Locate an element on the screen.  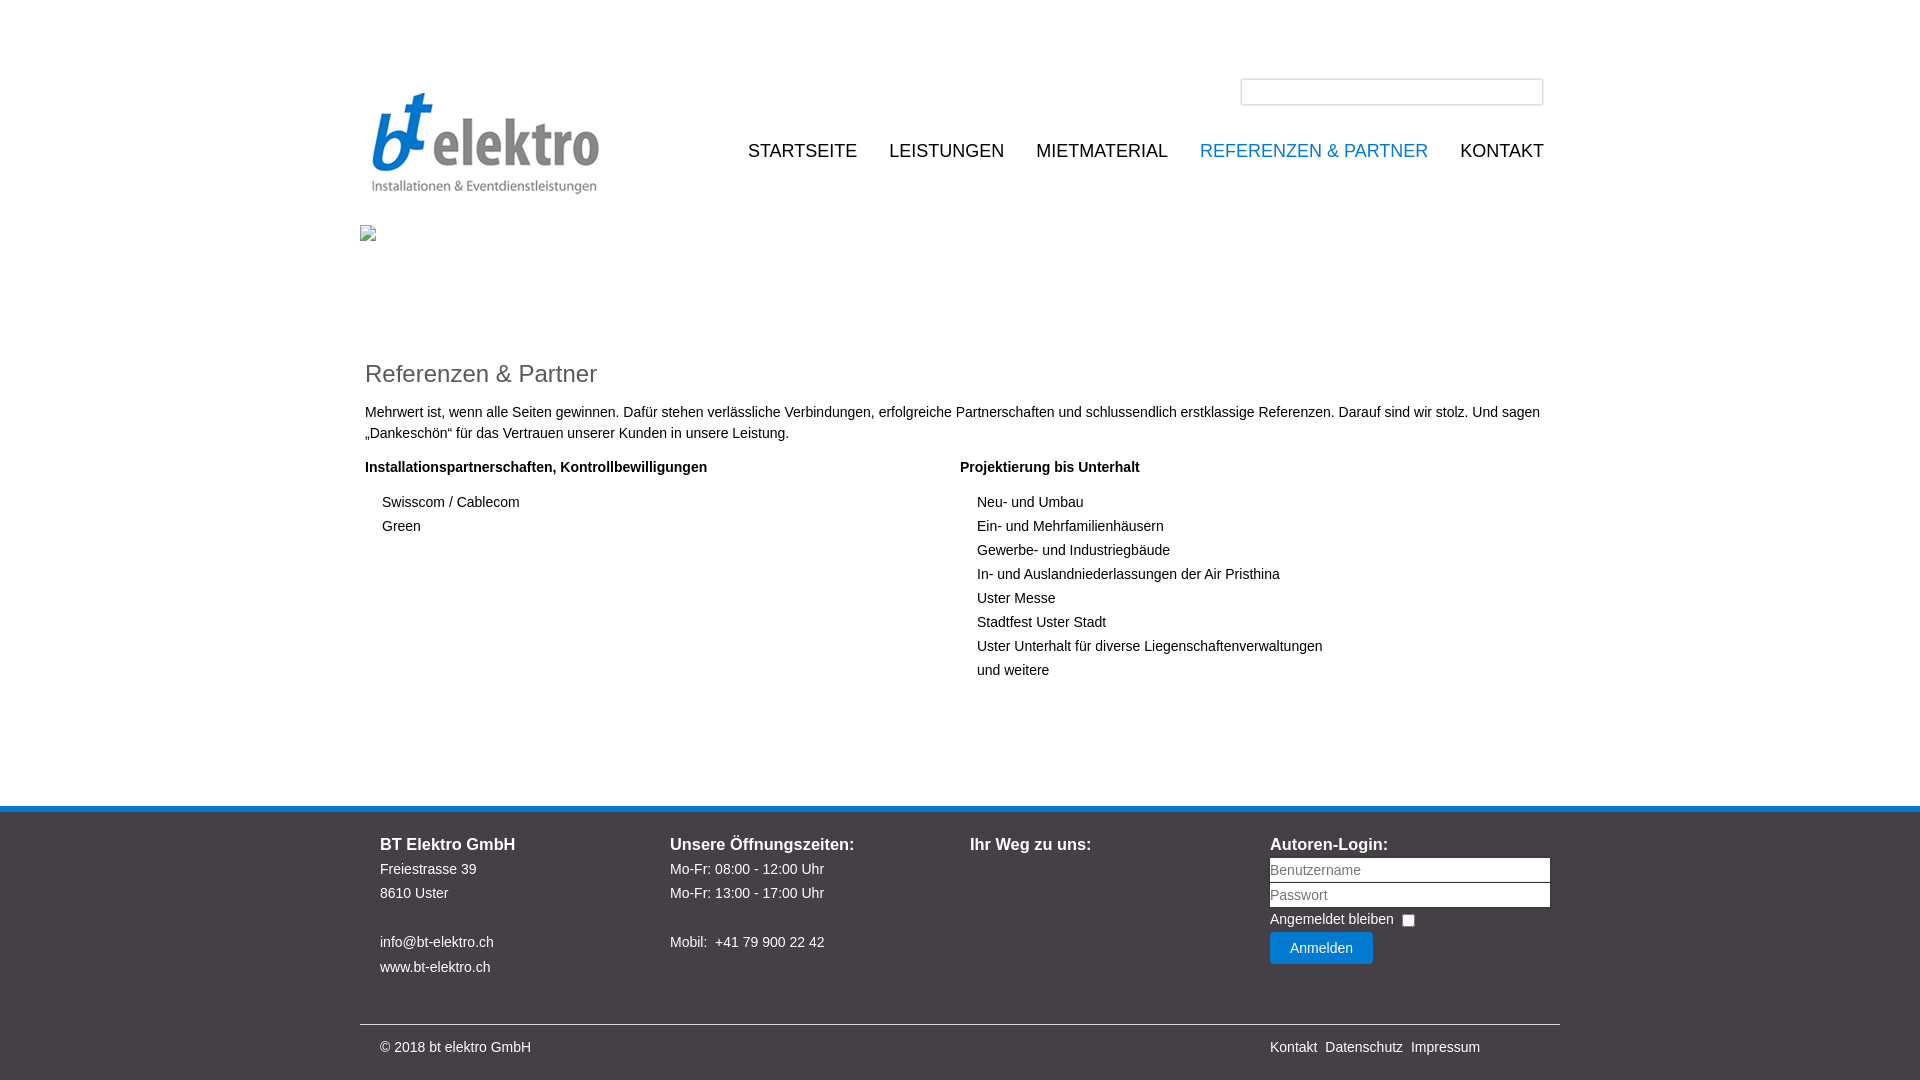
'LEISTUNGEN' is located at coordinates (945, 149).